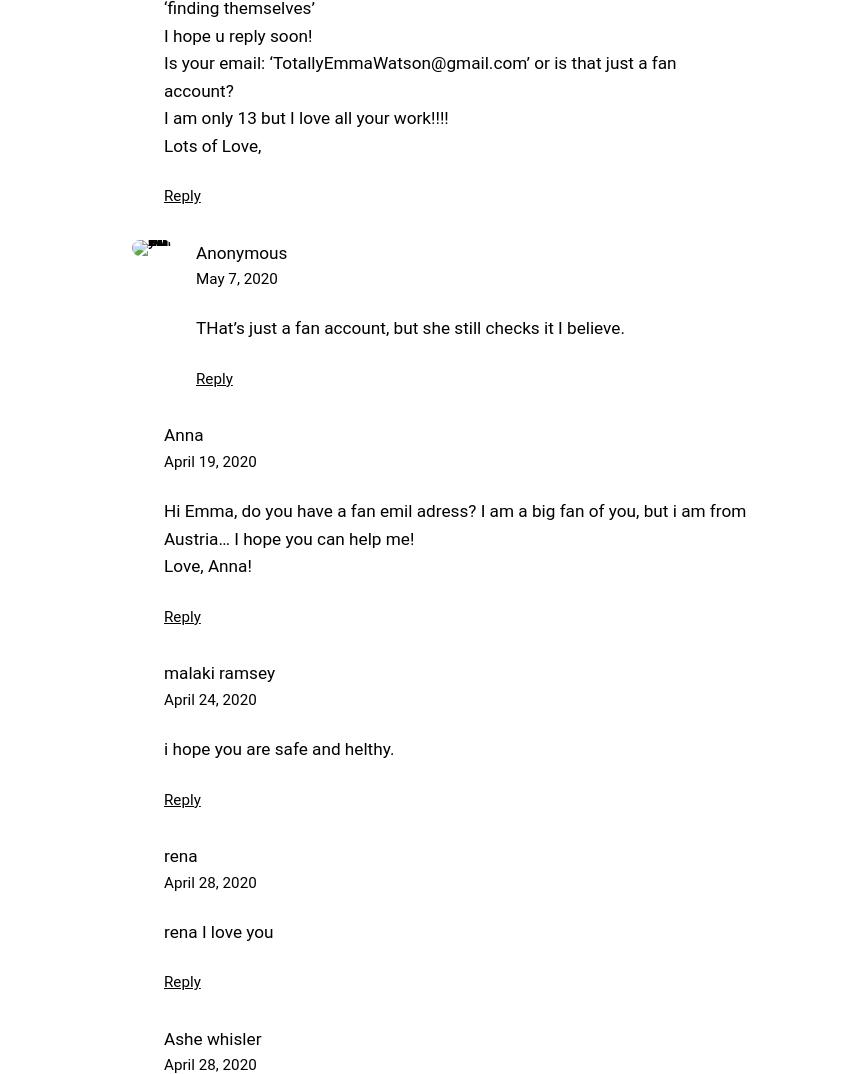 The image size is (850, 1074). Describe the element at coordinates (179, 855) in the screenshot. I see `'rena'` at that location.